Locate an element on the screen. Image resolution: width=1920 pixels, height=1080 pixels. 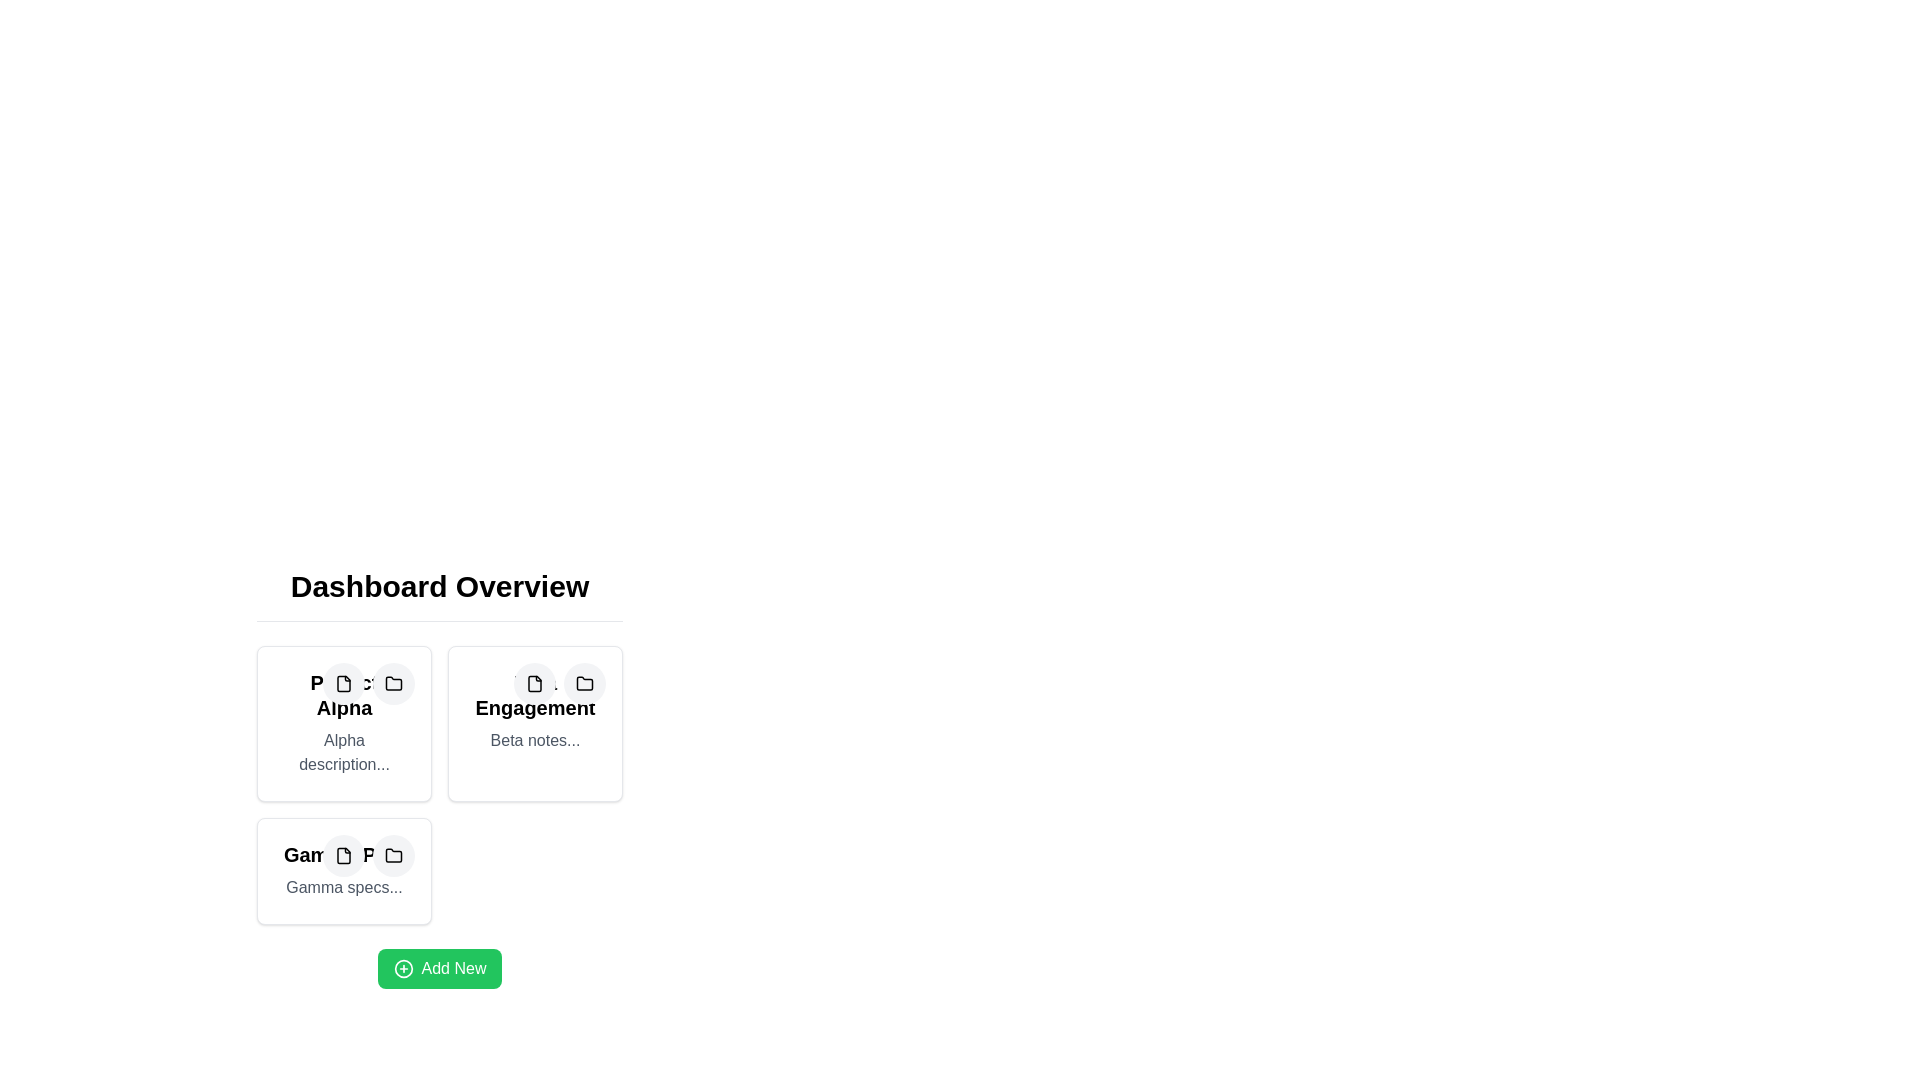
the text label reading 'Alpha description...' styled with gray text, located below the title 'Project Alpha' within its white card is located at coordinates (344, 752).